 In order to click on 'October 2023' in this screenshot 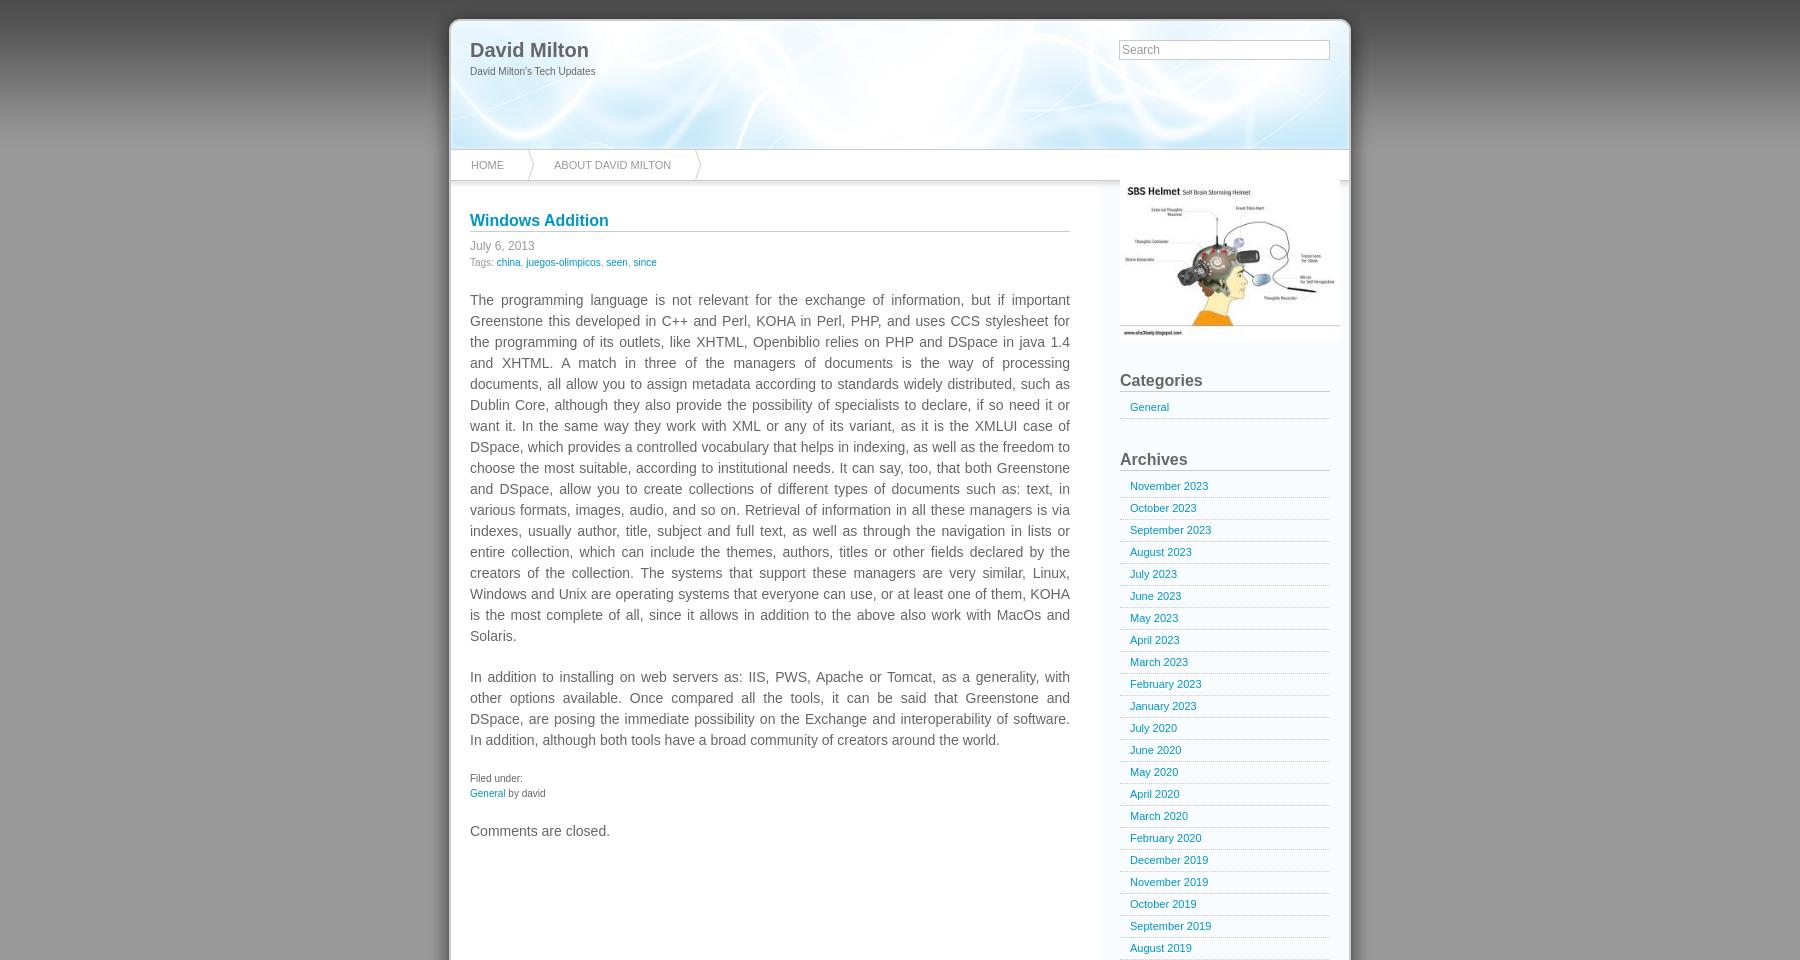, I will do `click(1129, 507)`.